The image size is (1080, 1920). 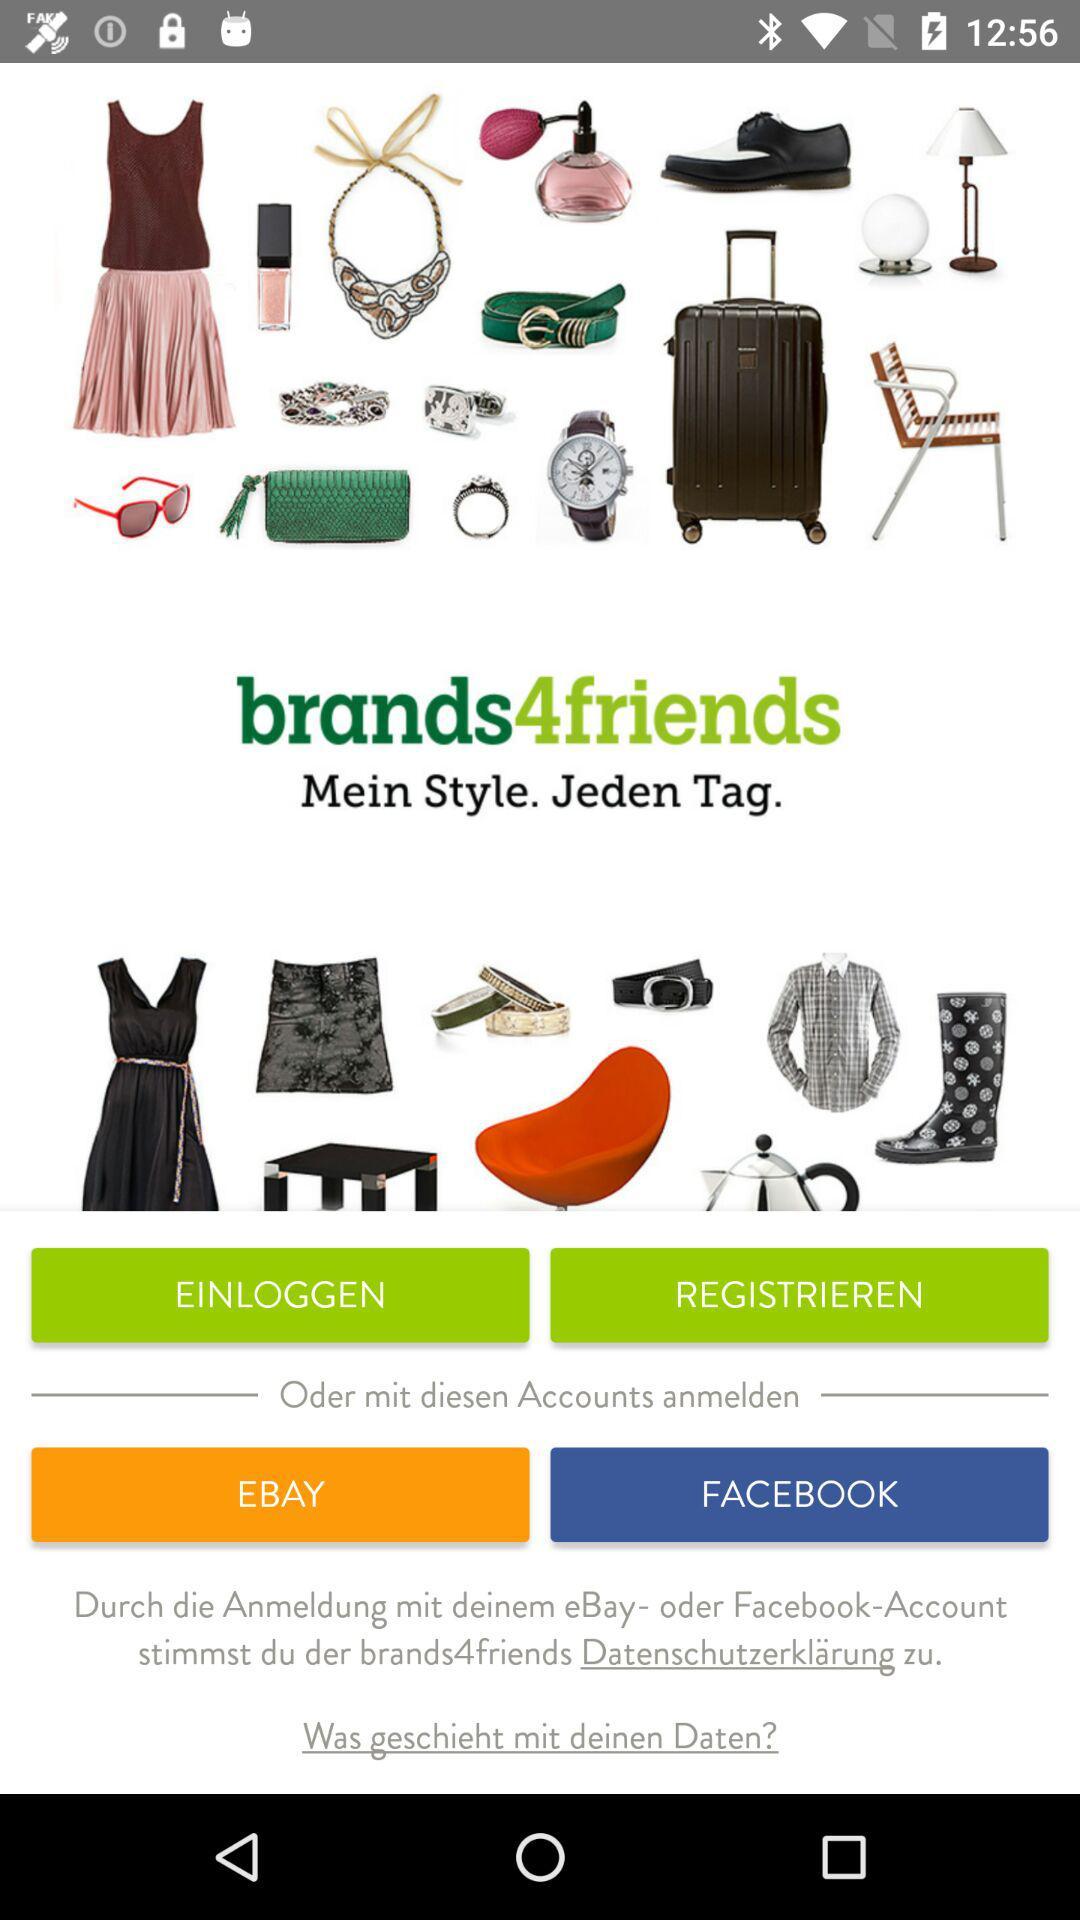 I want to click on item above the oder mit diesen, so click(x=280, y=1295).